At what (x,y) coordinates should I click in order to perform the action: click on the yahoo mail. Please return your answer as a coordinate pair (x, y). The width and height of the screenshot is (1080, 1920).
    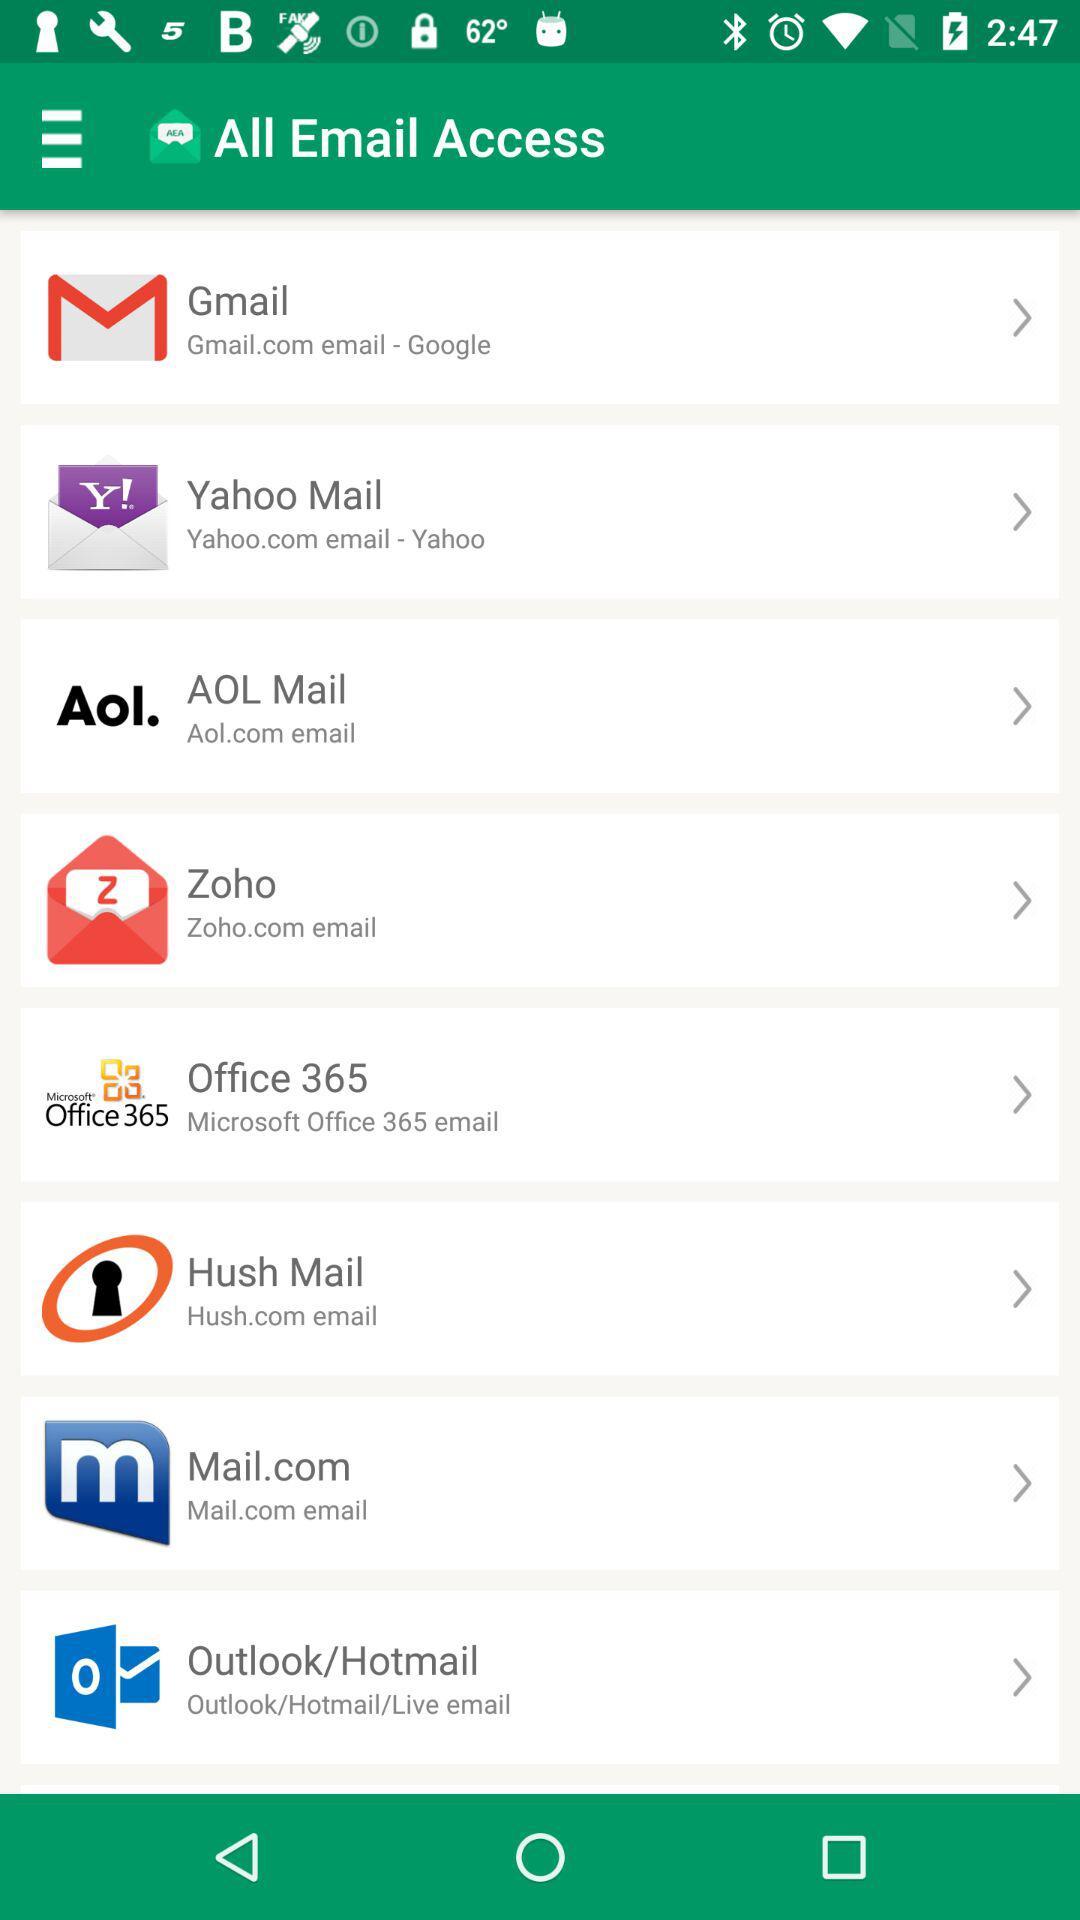
    Looking at the image, I should click on (285, 493).